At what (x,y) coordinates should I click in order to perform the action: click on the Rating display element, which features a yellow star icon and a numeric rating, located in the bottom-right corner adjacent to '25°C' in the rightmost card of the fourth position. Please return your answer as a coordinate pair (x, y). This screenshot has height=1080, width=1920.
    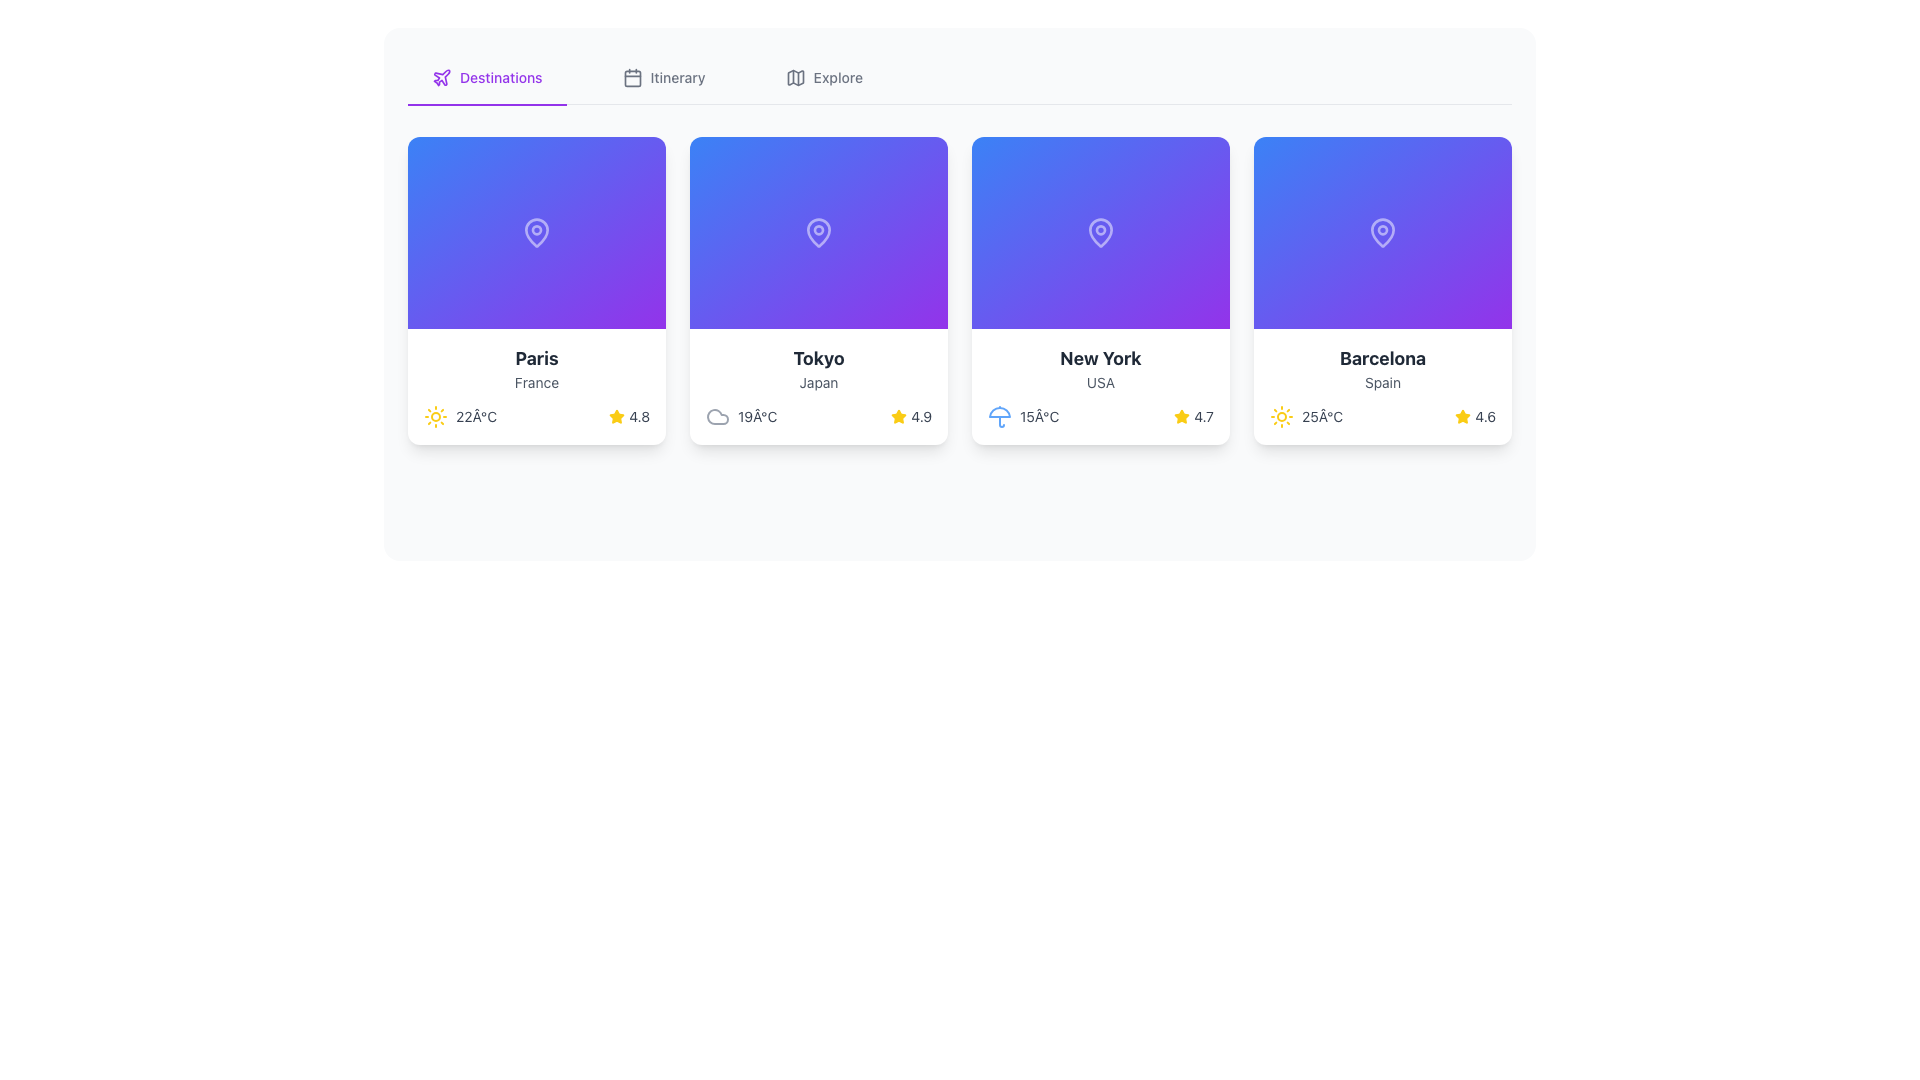
    Looking at the image, I should click on (1475, 415).